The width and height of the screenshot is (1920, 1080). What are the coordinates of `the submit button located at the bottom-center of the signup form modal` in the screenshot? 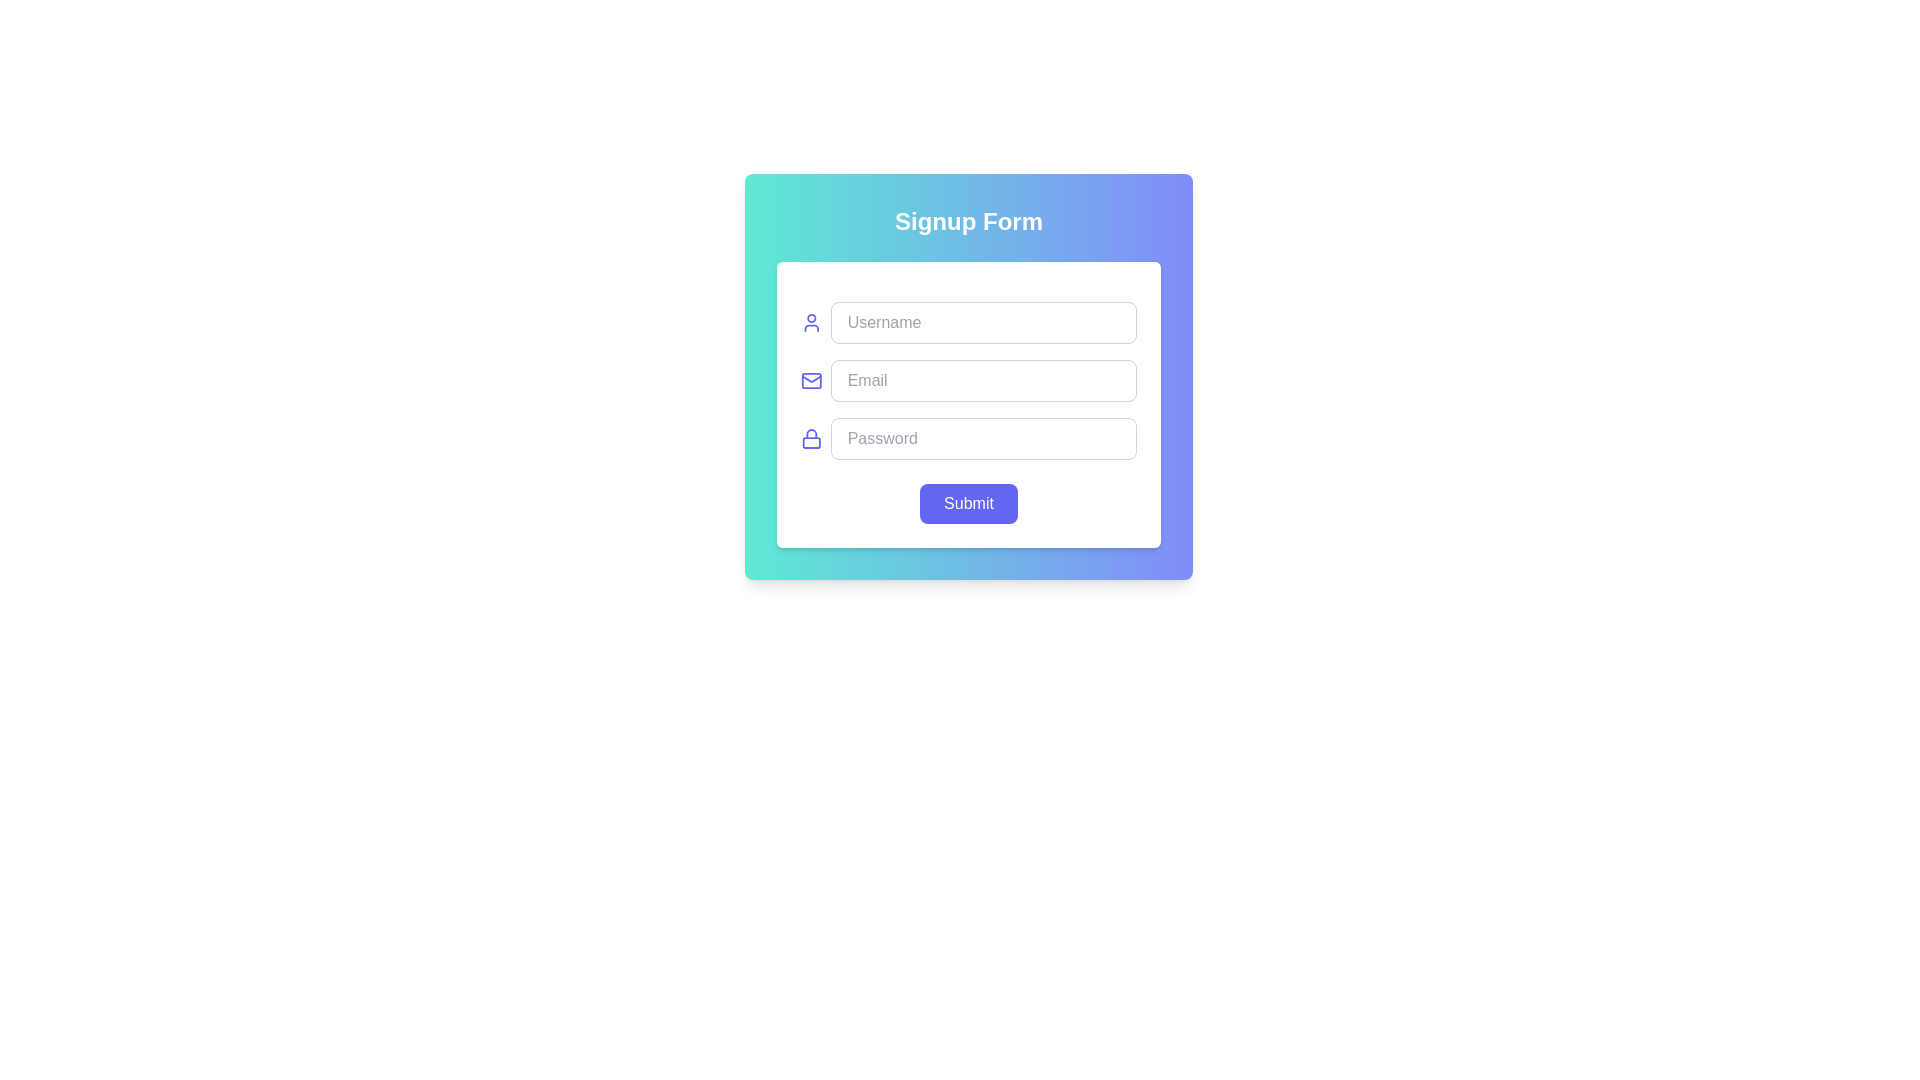 It's located at (969, 503).